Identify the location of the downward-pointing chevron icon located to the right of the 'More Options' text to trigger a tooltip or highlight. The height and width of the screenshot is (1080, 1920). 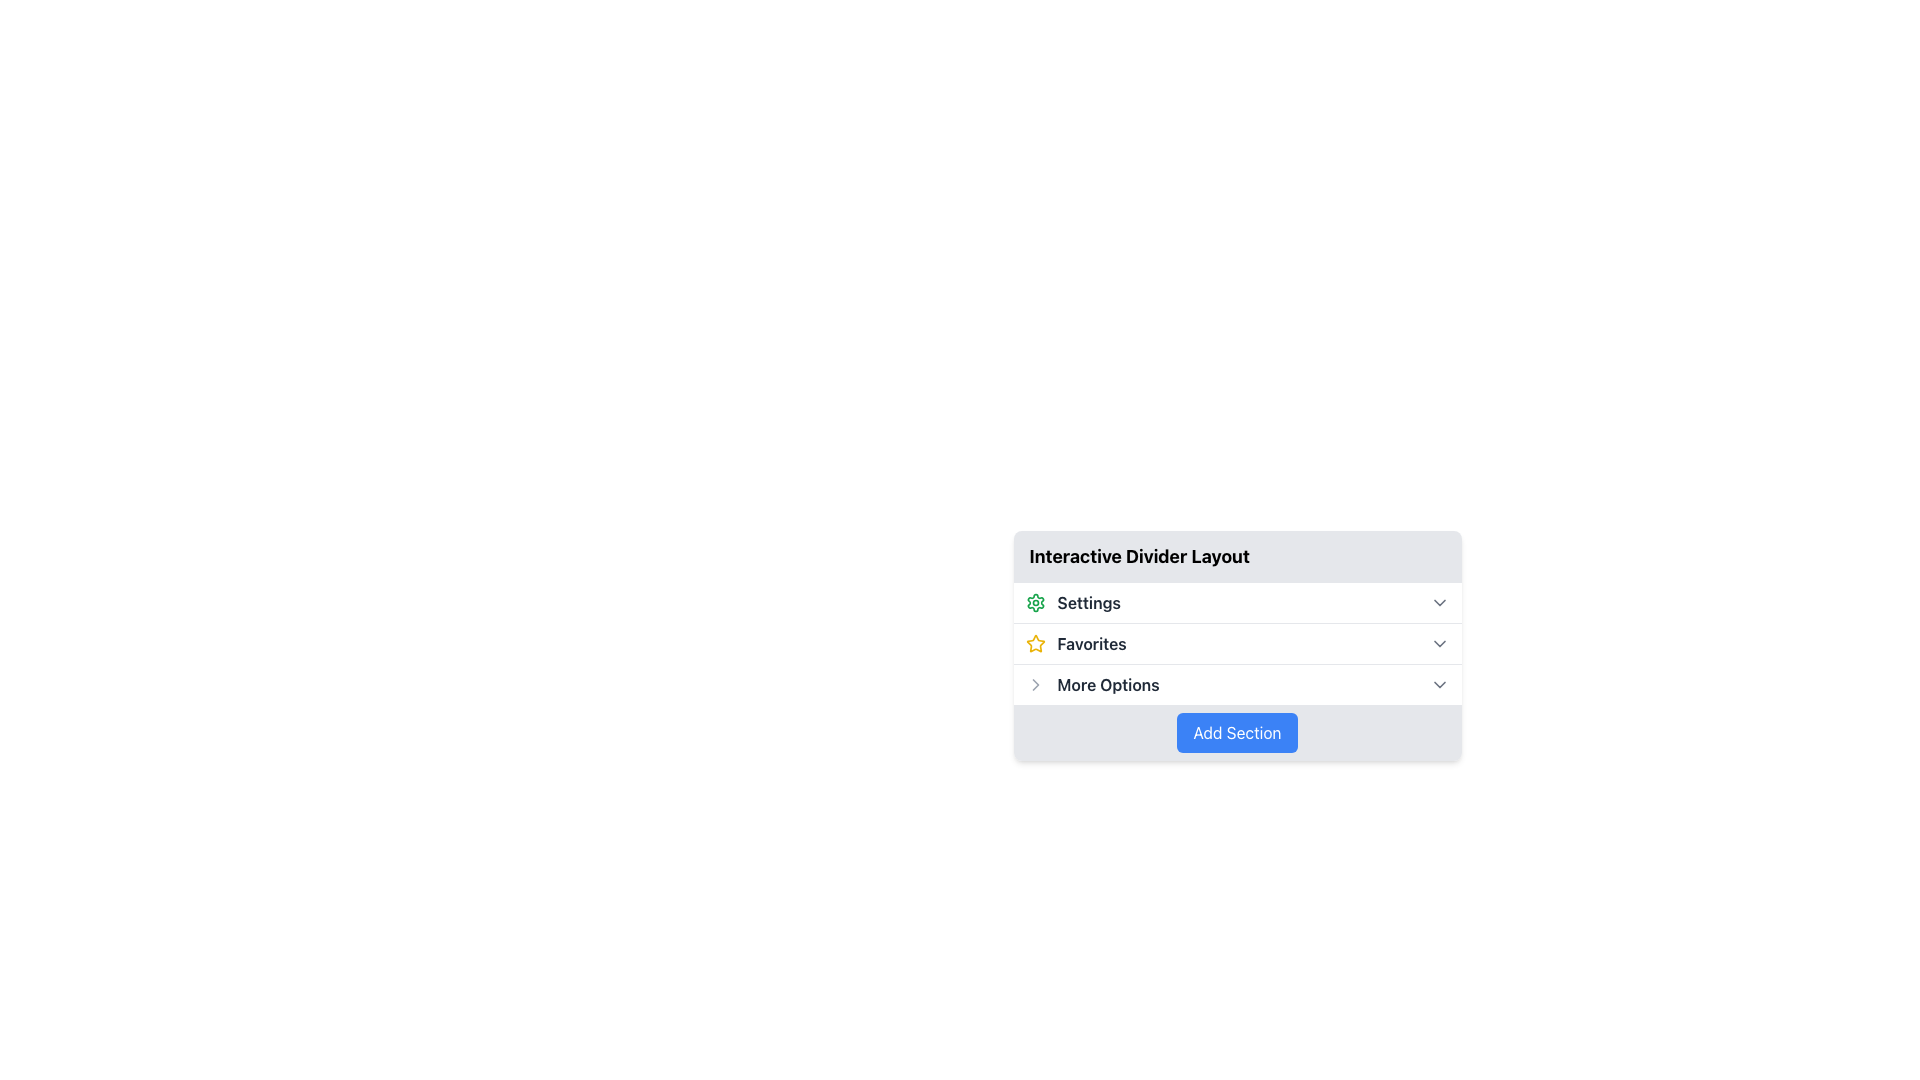
(1438, 684).